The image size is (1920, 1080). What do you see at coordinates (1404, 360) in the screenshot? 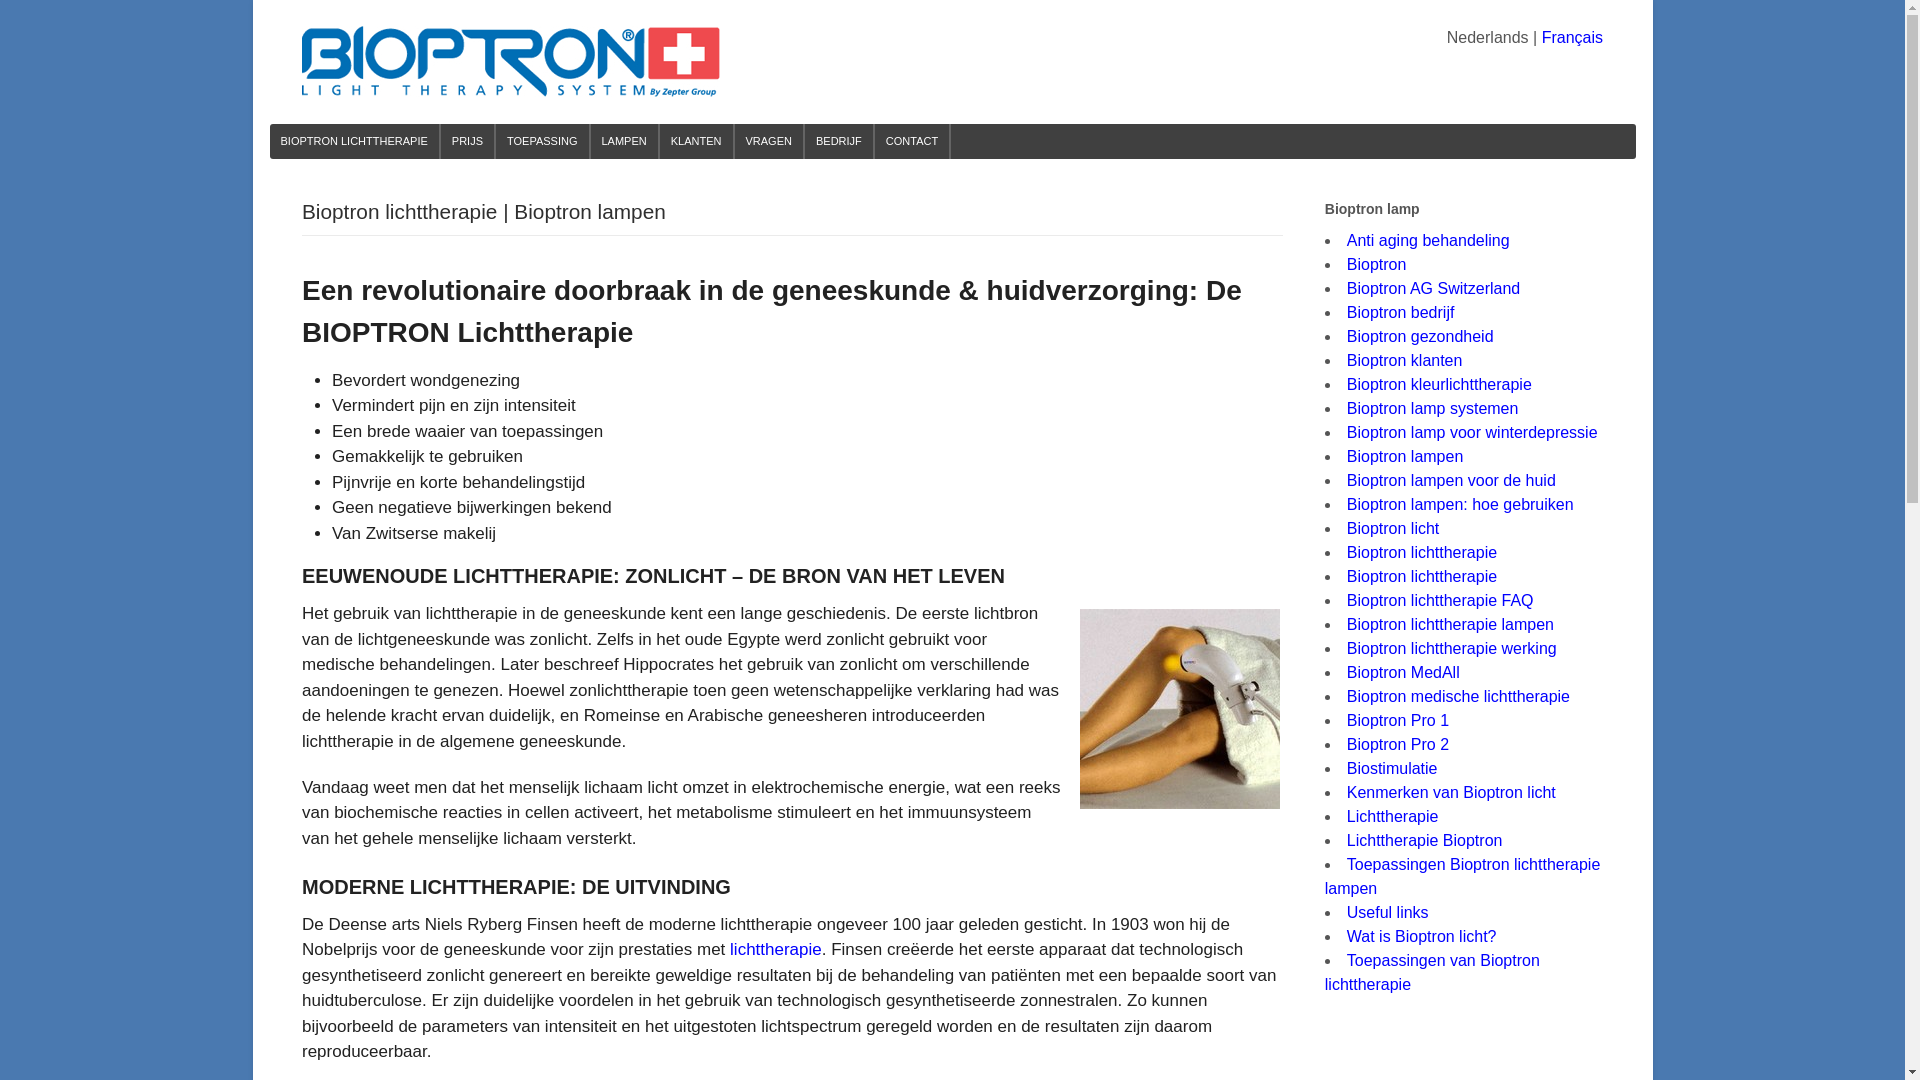
I see `'Bioptron klanten'` at bounding box center [1404, 360].